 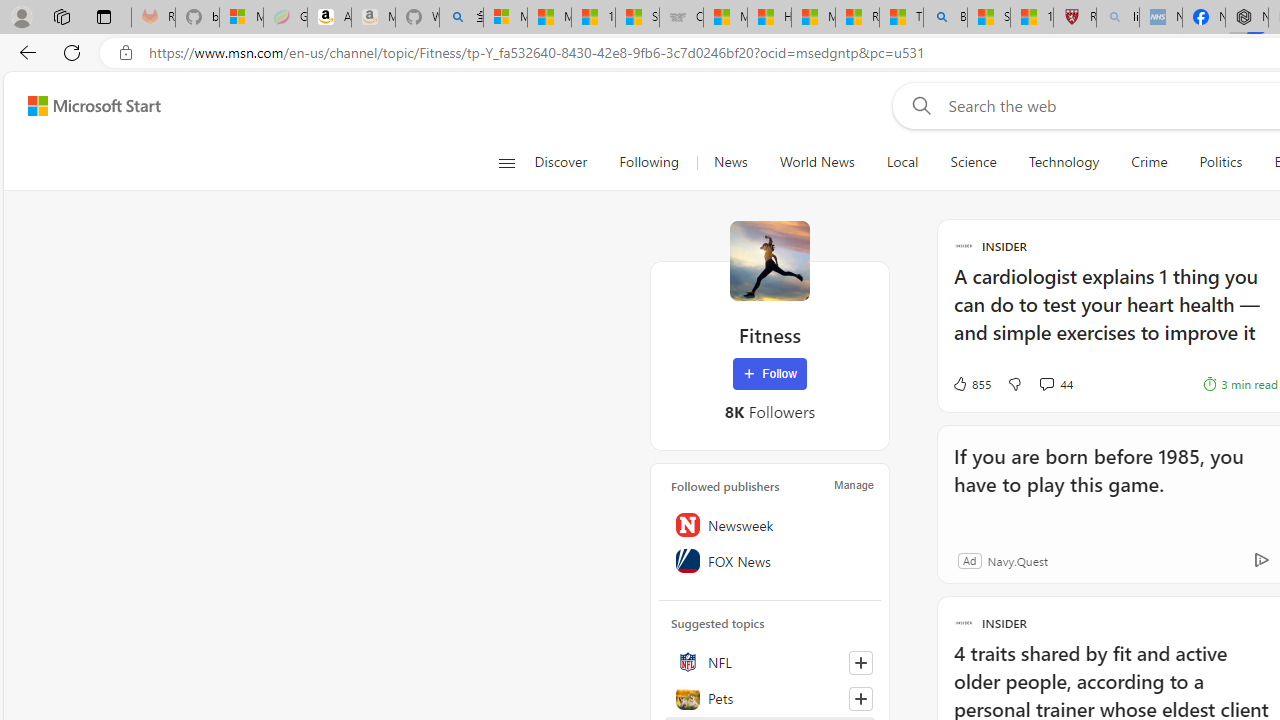 I want to click on 'Newsweek', so click(x=769, y=524).